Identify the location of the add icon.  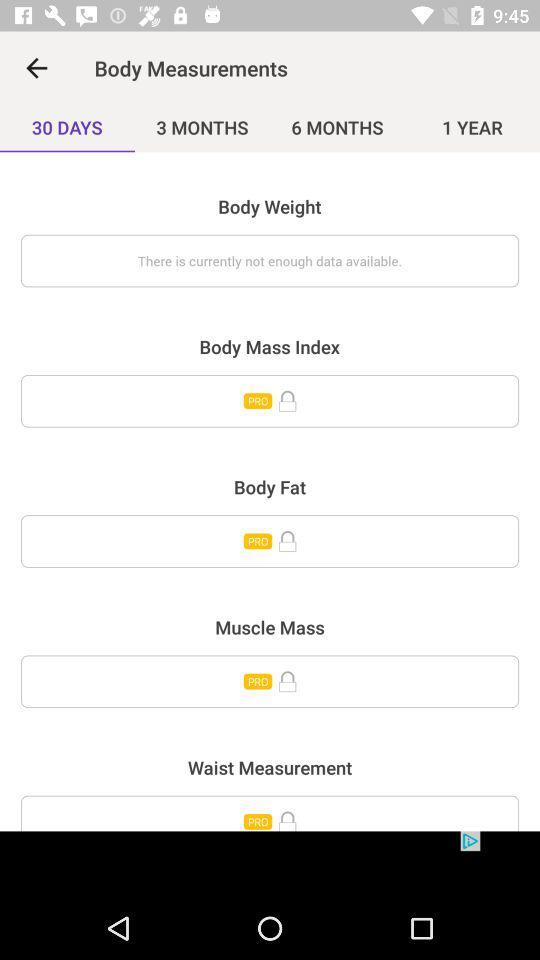
(270, 813).